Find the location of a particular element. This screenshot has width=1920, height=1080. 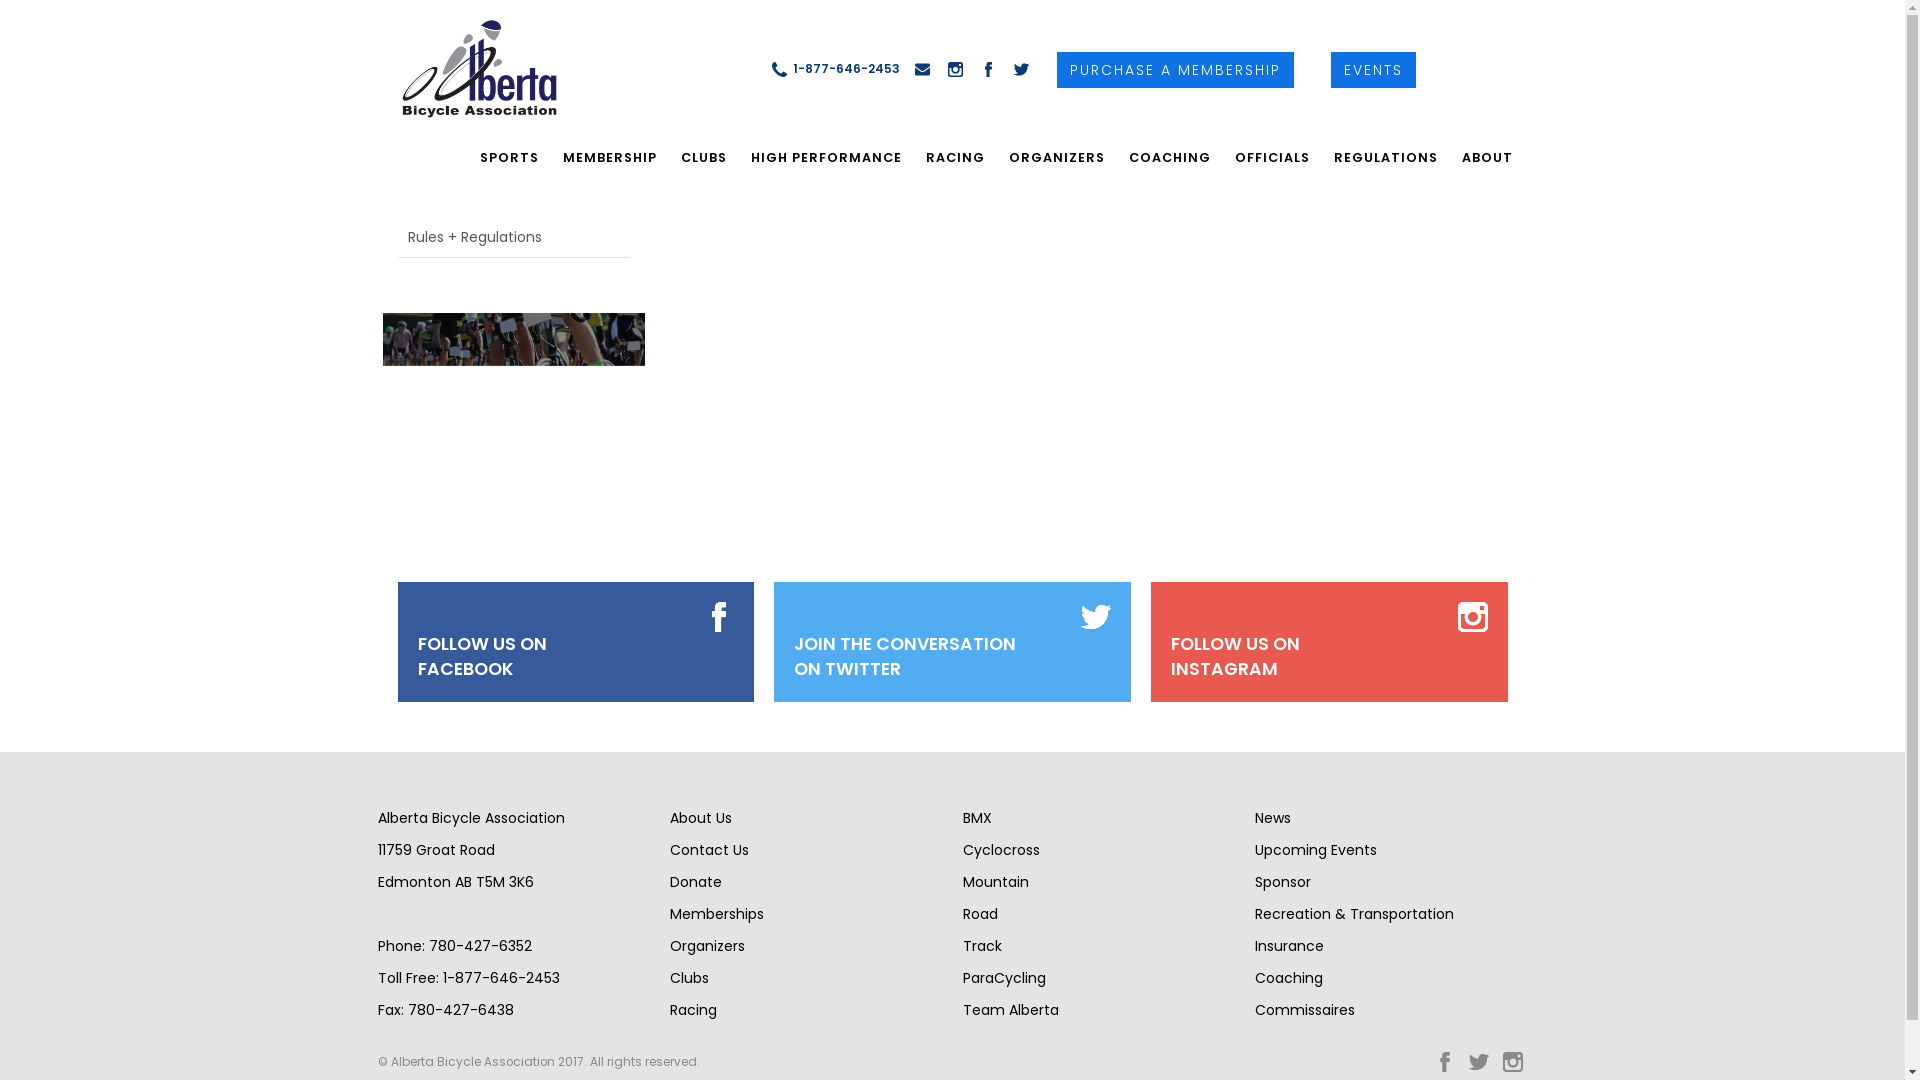

'Mountain' is located at coordinates (994, 881).